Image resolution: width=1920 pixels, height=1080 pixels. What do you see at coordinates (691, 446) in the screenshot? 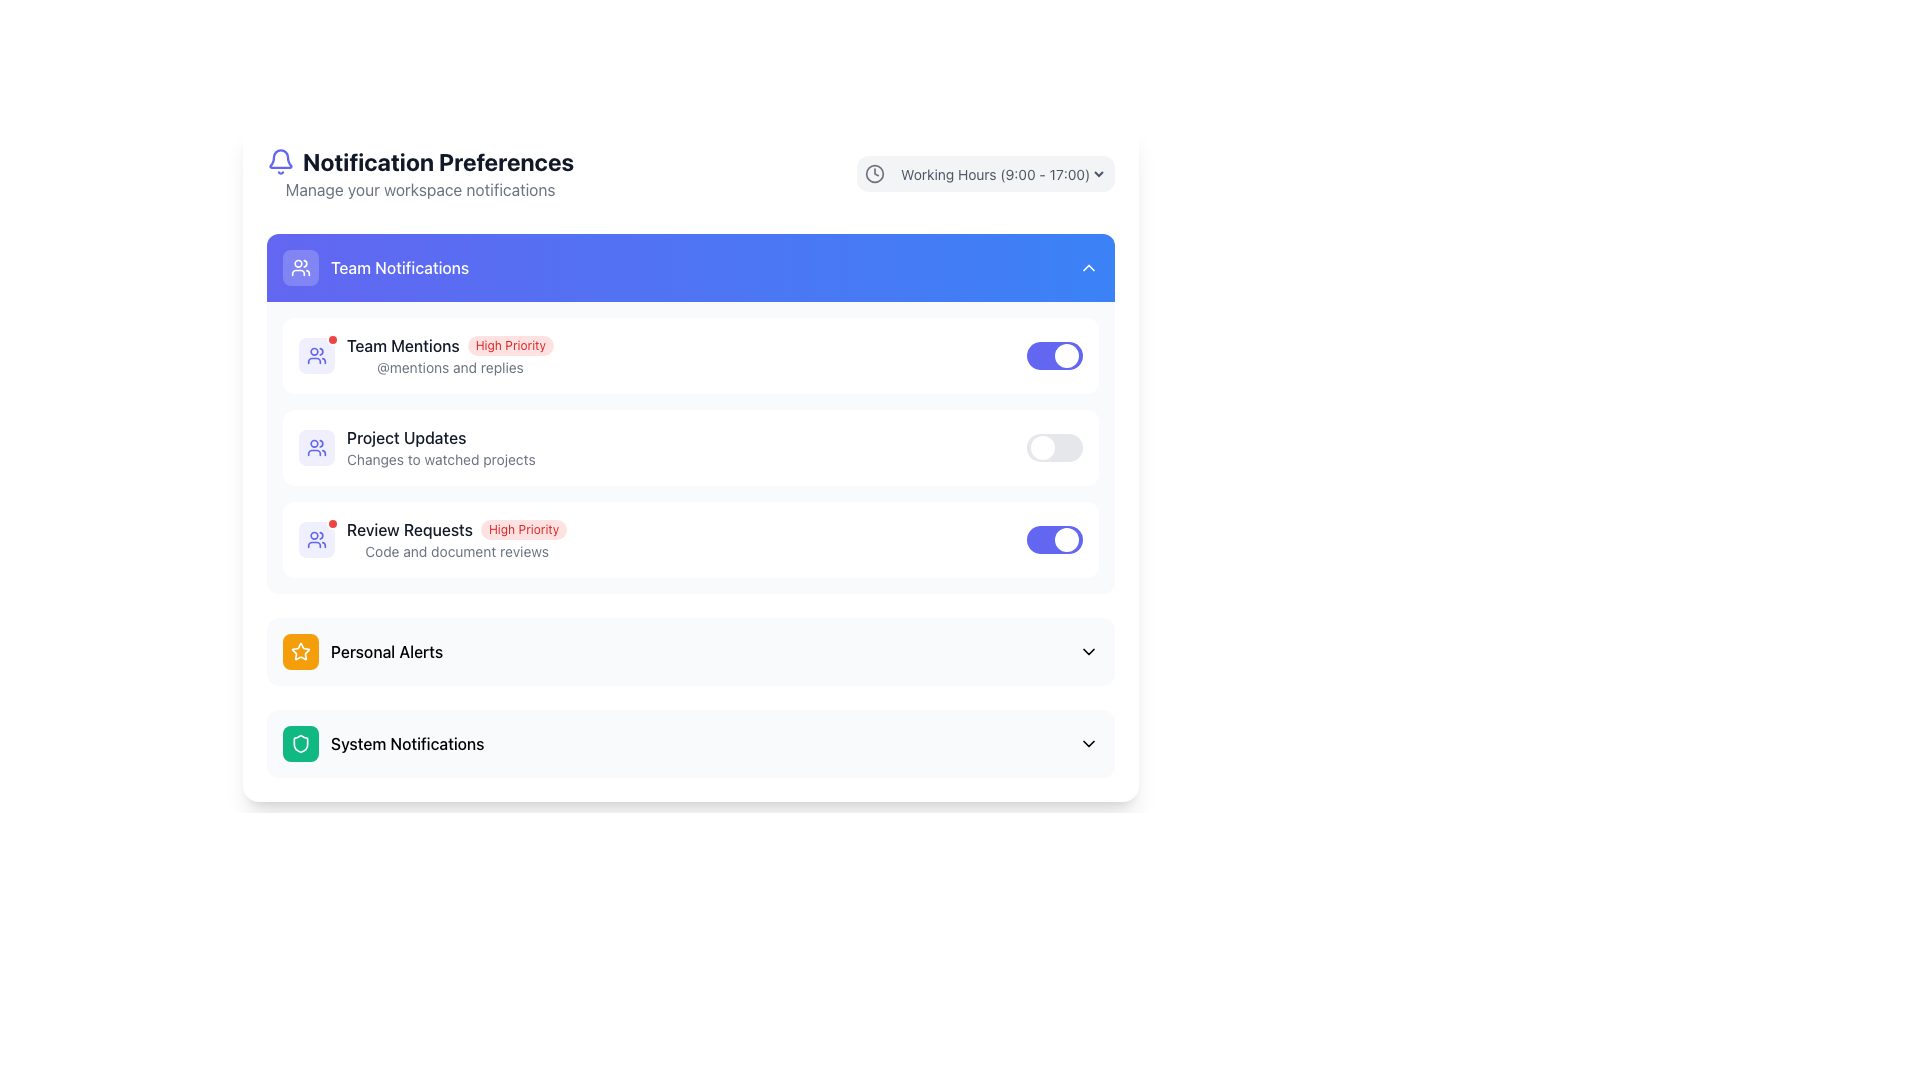
I see `the toggle switch of the notification preference card located in the 'Team Notifications' section` at bounding box center [691, 446].